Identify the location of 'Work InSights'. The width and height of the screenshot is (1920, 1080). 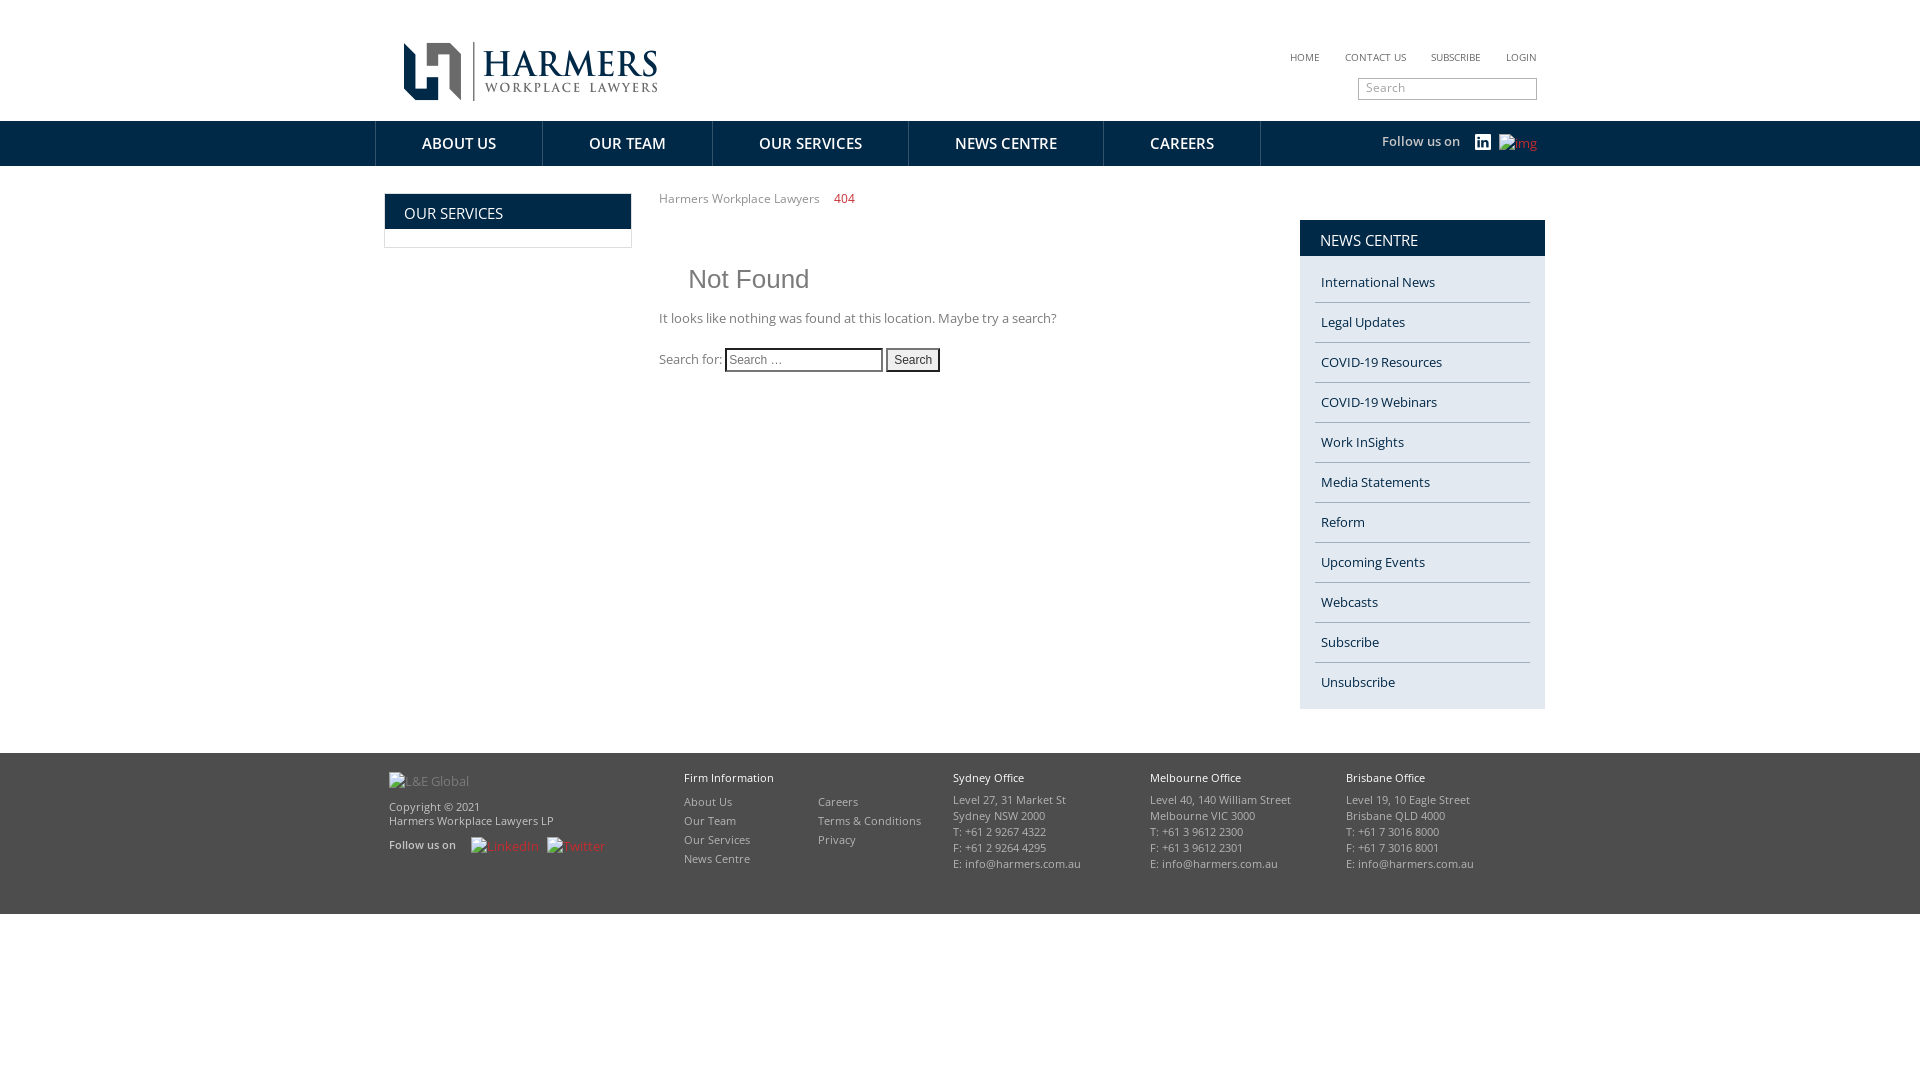
(1315, 442).